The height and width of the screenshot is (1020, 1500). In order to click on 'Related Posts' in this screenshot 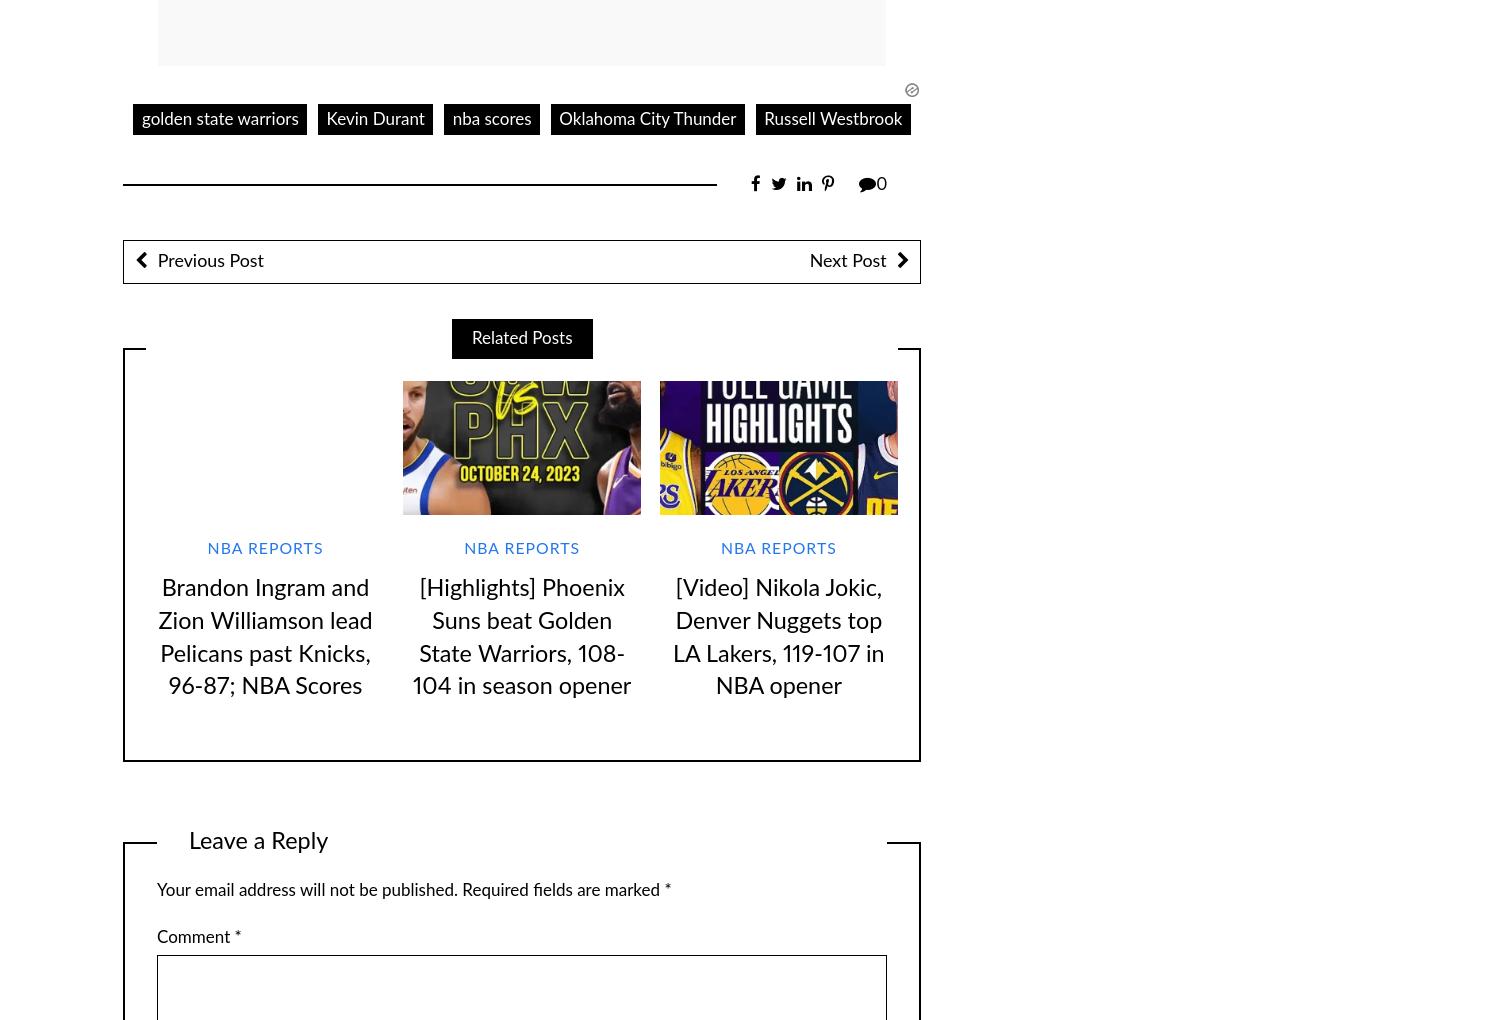, I will do `click(470, 338)`.